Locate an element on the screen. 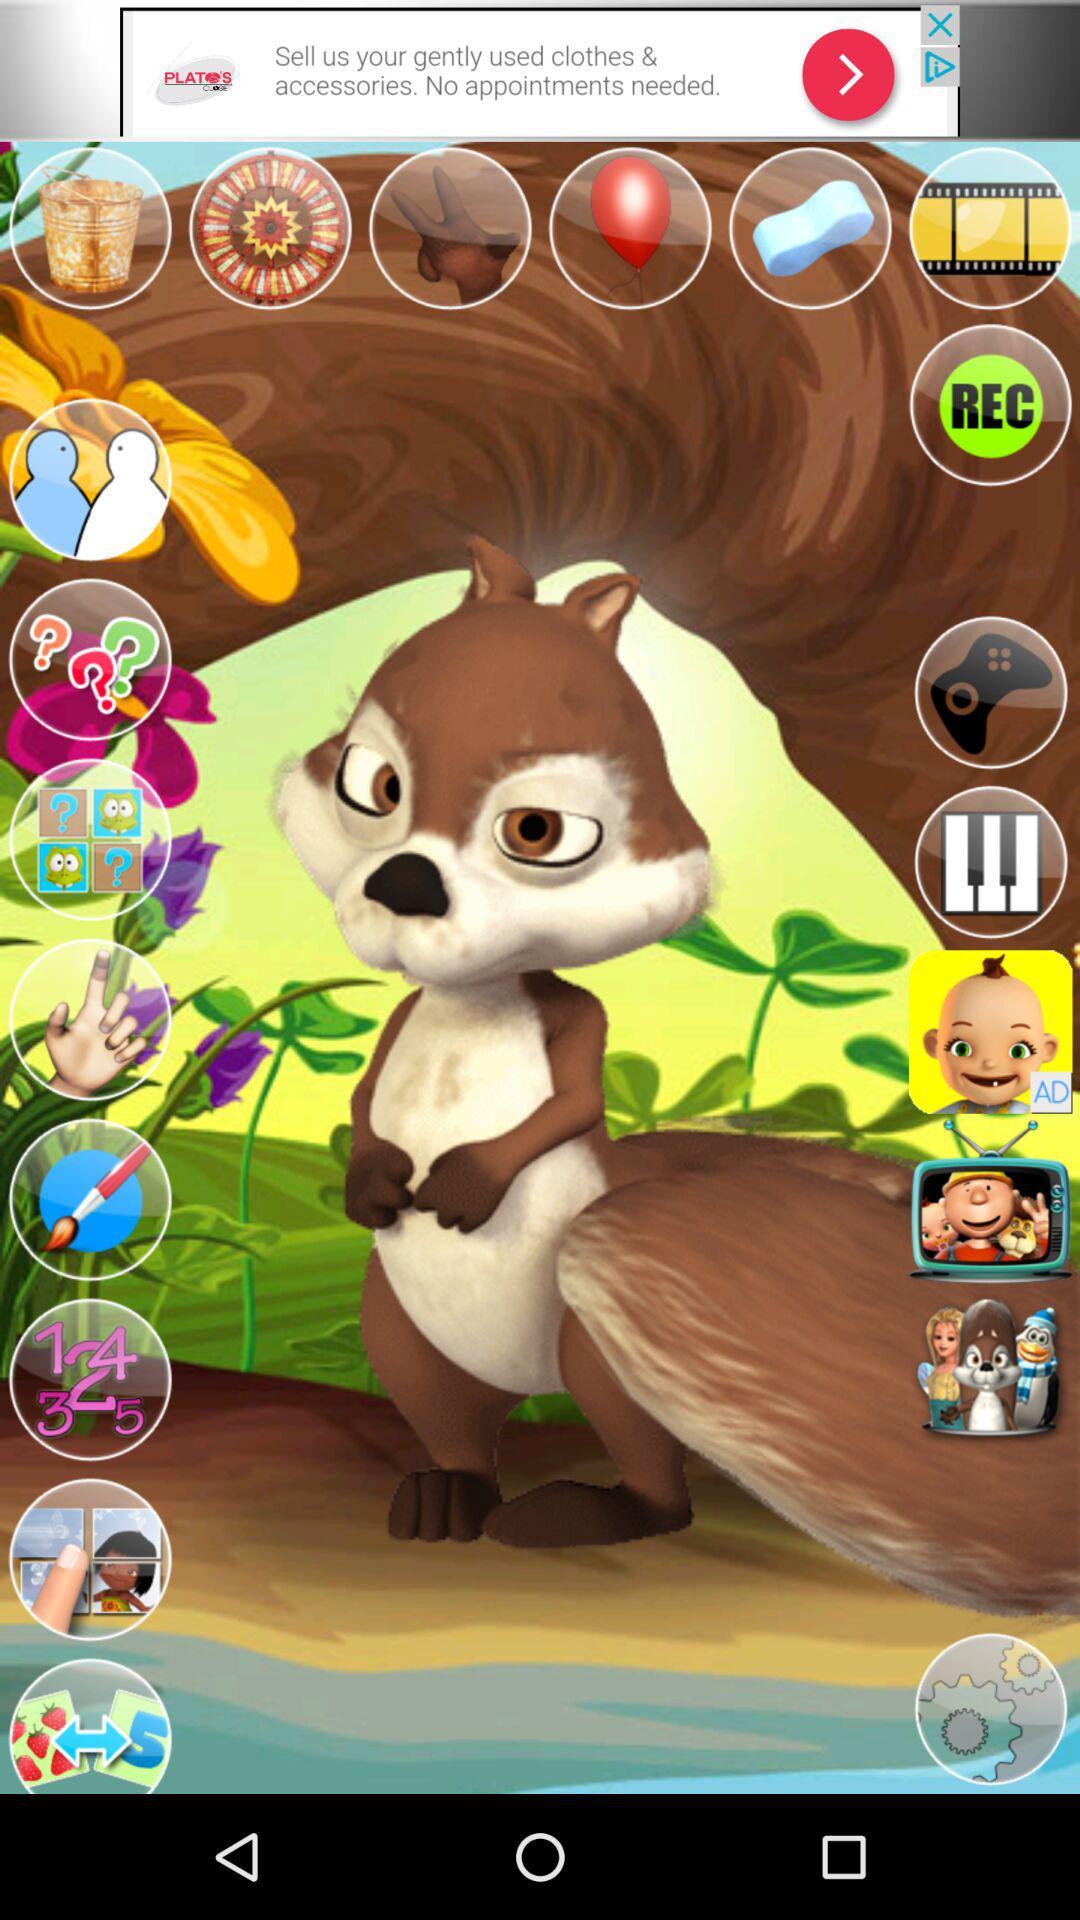 This screenshot has width=1080, height=1920. the pause icon is located at coordinates (990, 922).